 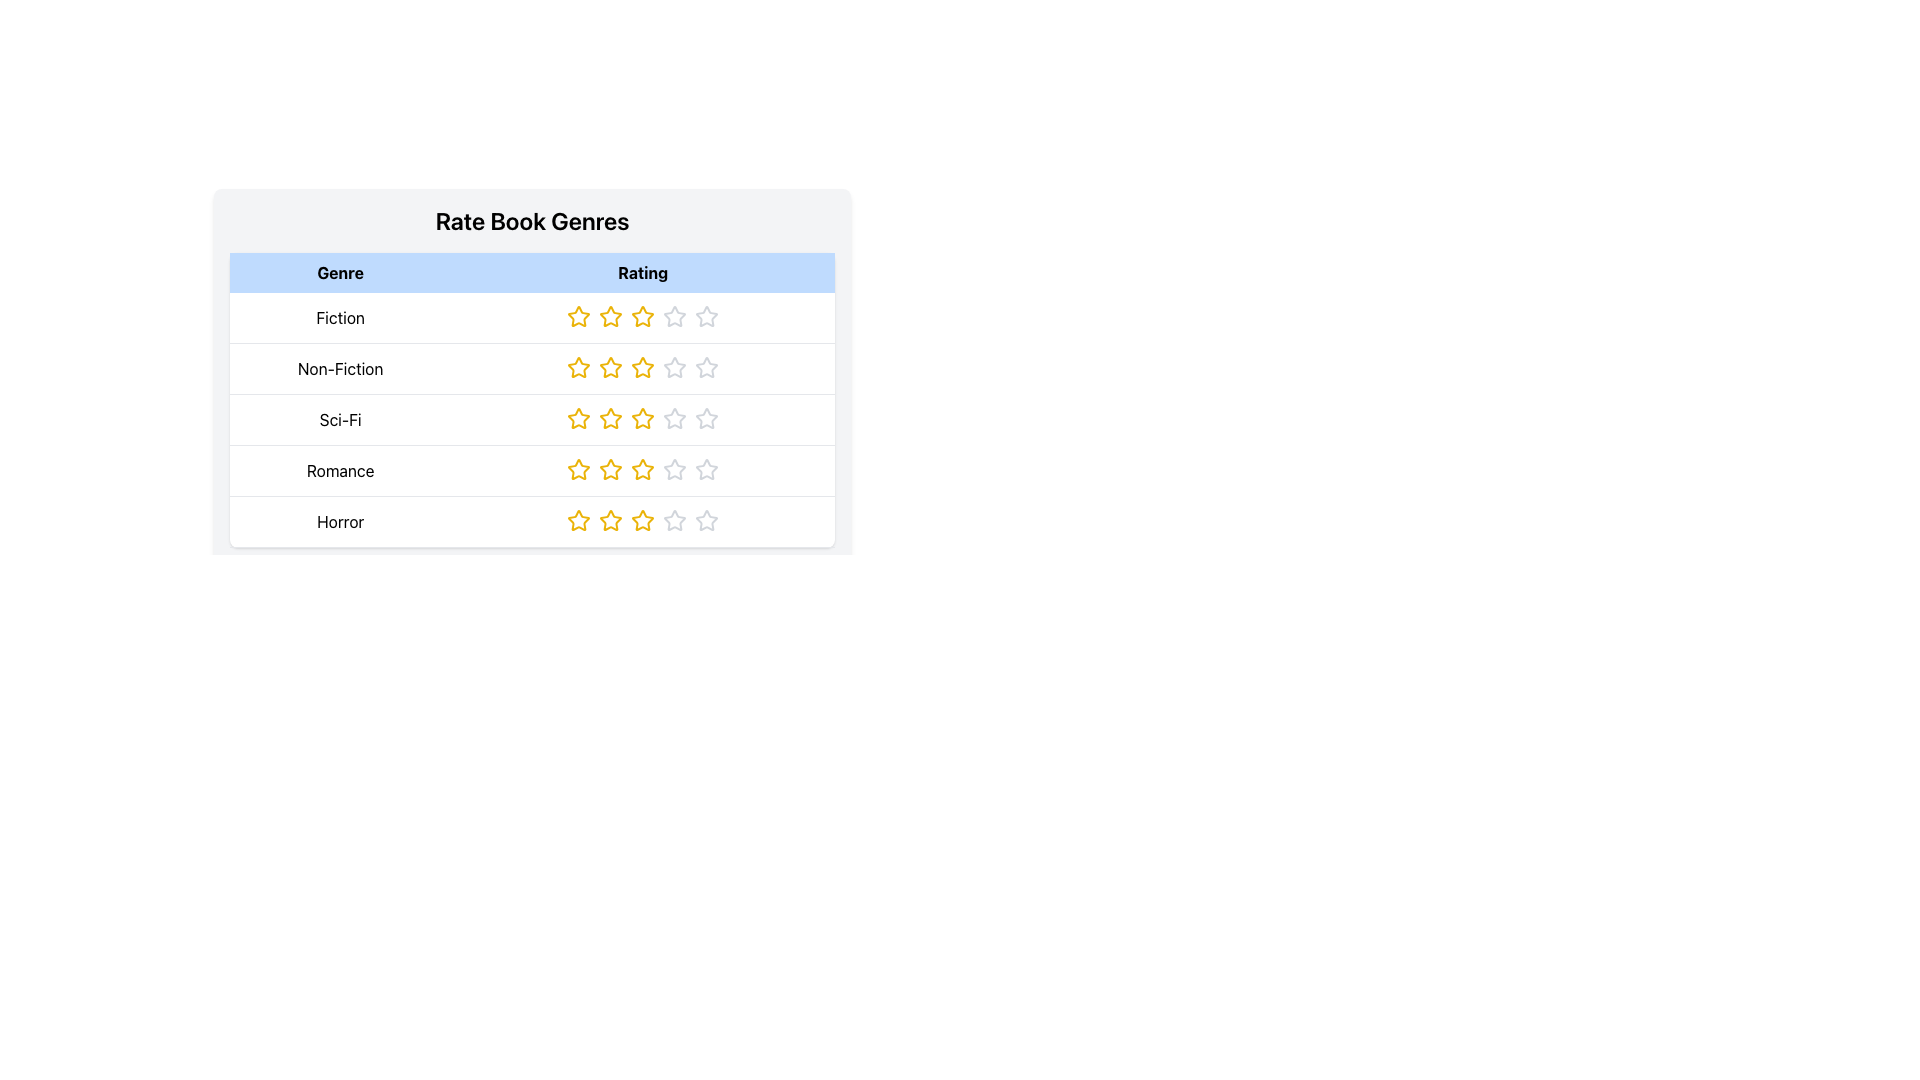 I want to click on the first yellow star icon in the 'Rating' column of the 'Horror' row in the 'Rate Book Genres' table, so click(x=578, y=519).